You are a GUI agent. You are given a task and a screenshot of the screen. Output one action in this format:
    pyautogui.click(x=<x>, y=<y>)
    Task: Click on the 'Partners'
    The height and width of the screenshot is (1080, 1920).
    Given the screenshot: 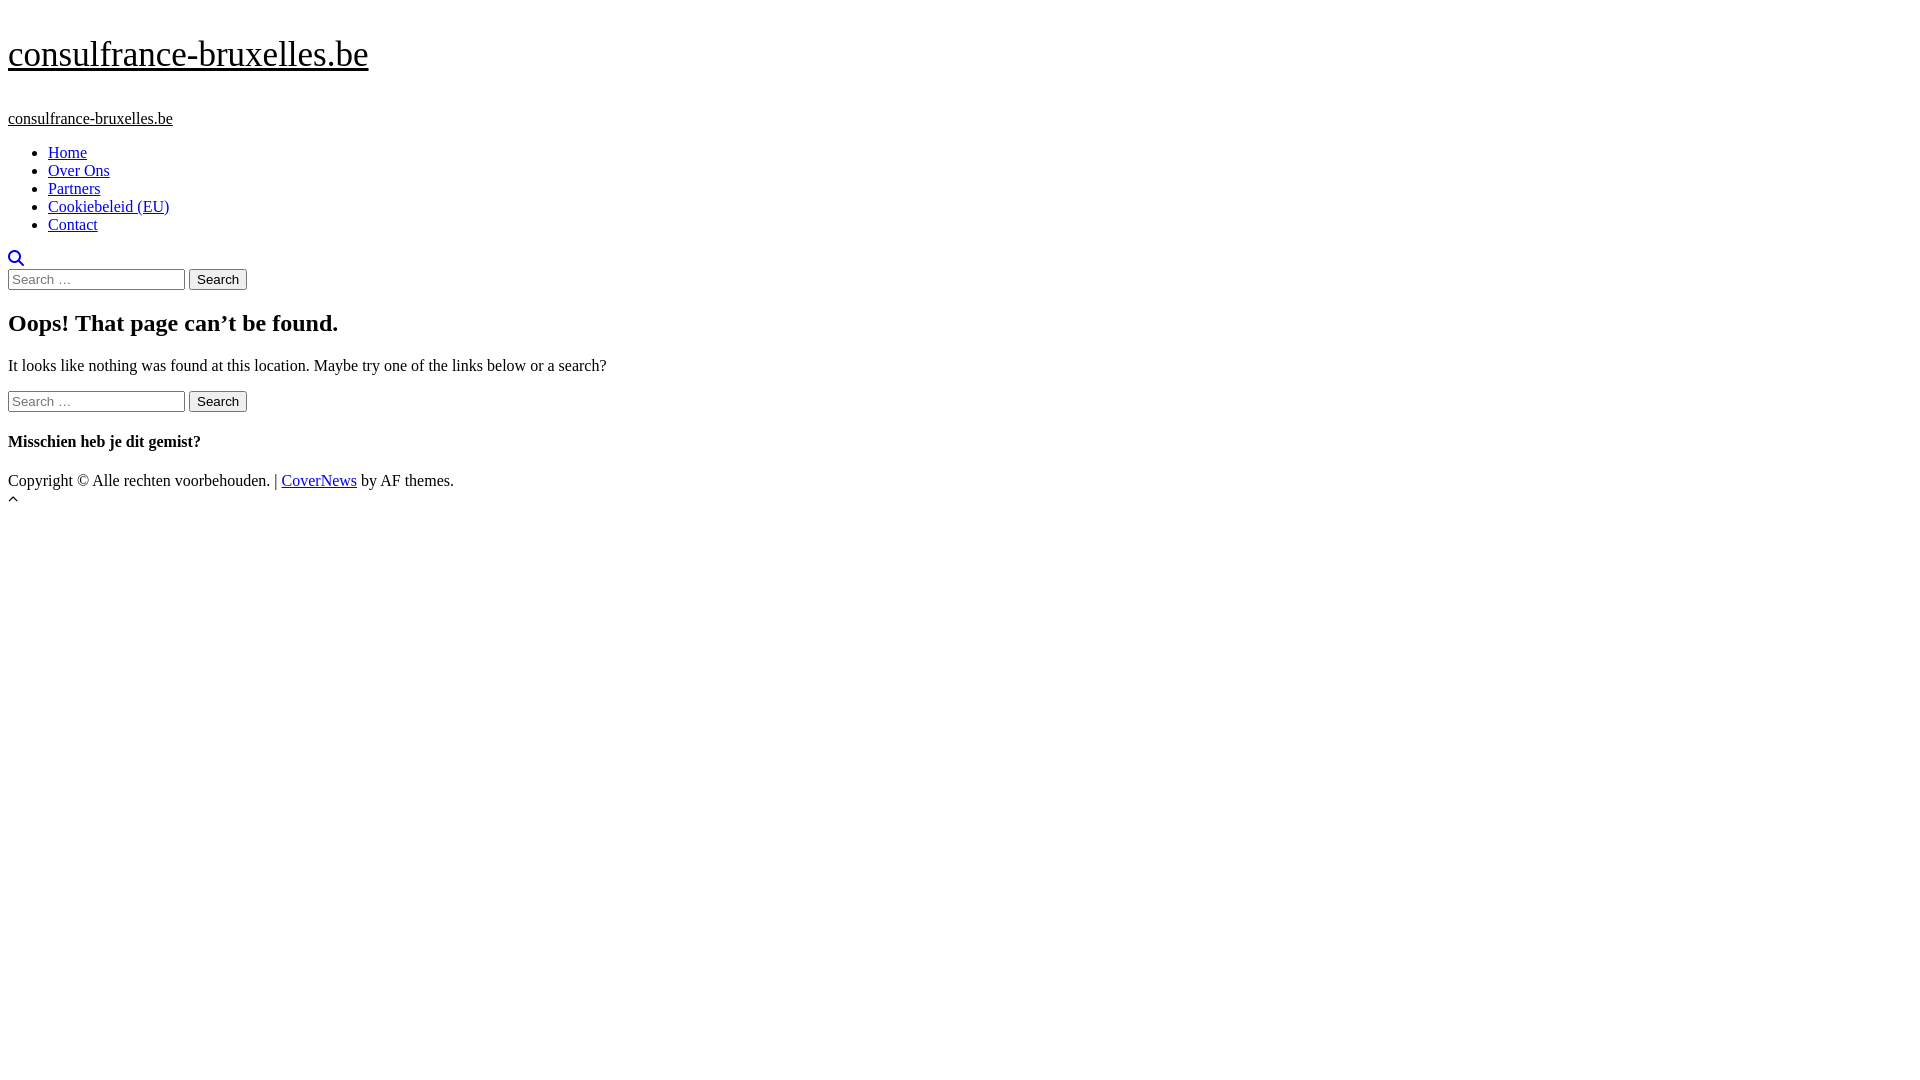 What is the action you would take?
    pyautogui.click(x=73, y=188)
    